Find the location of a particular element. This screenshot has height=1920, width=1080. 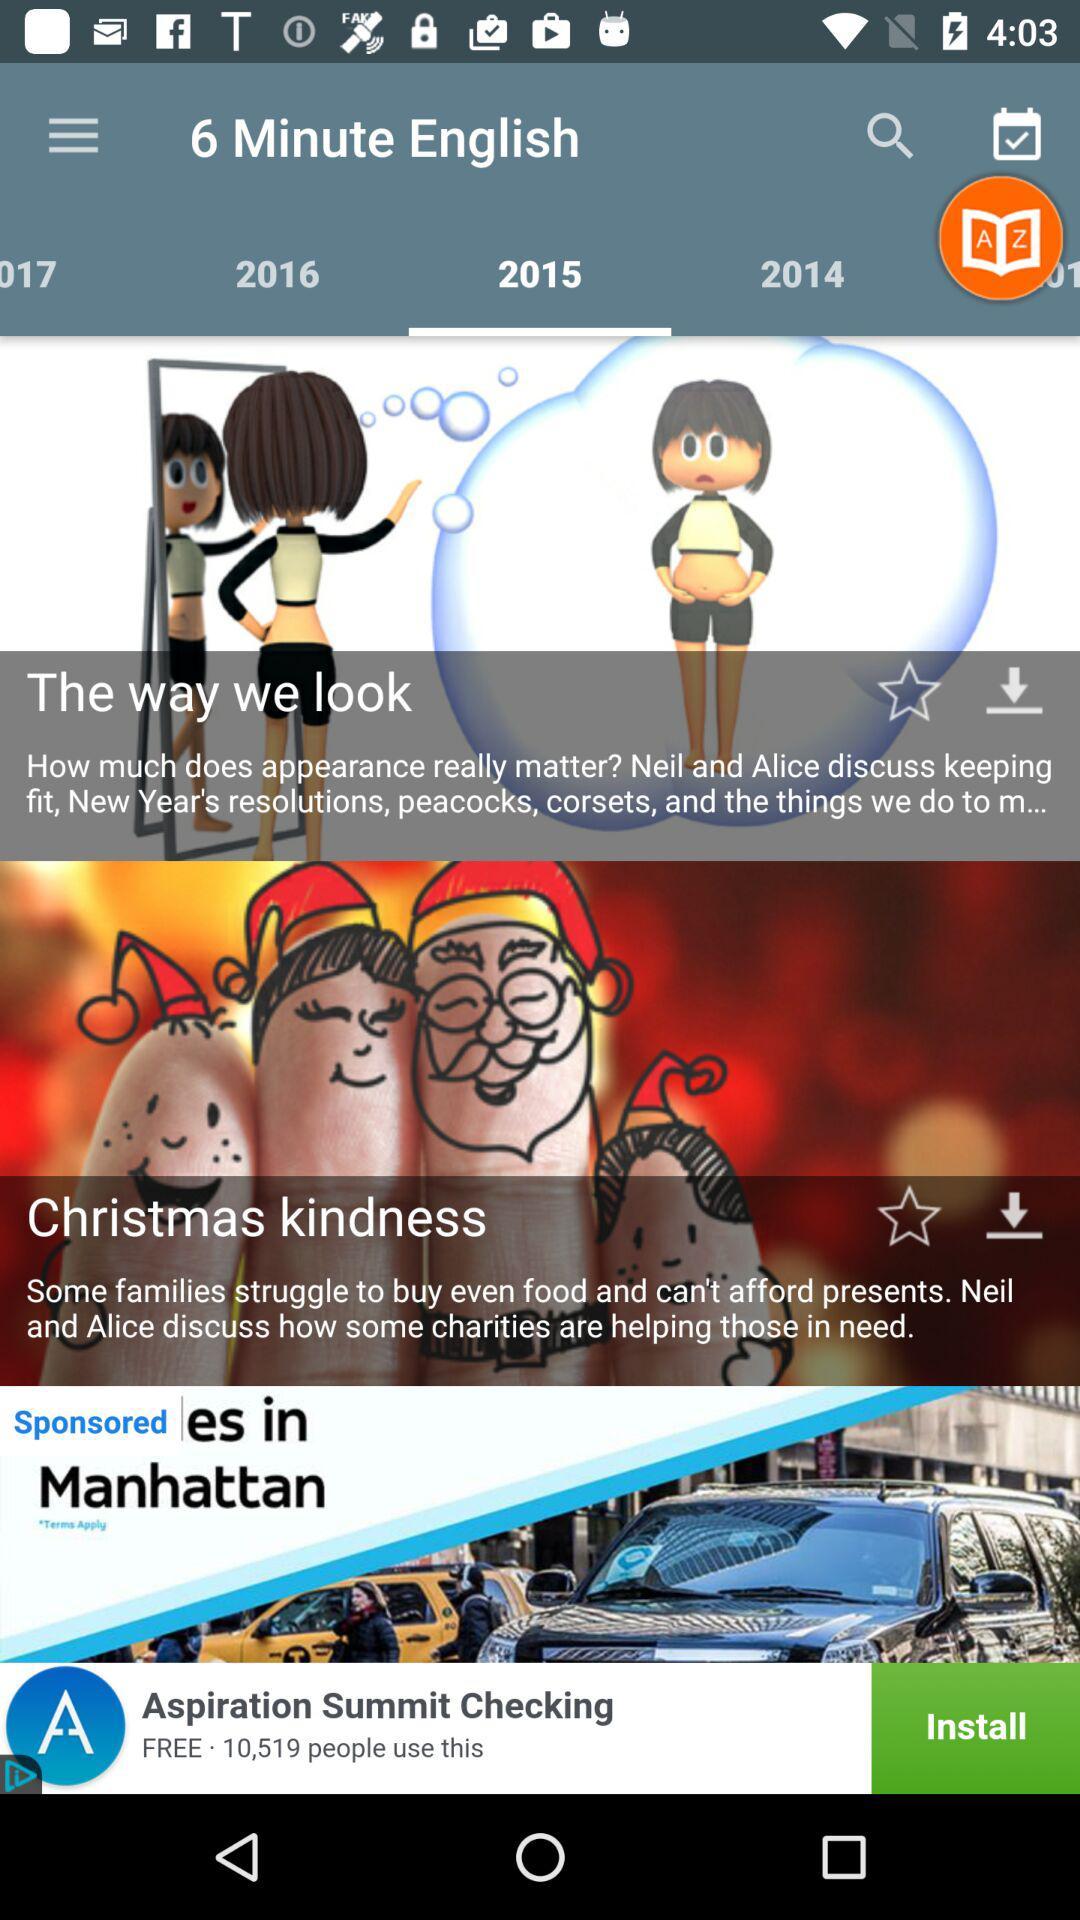

the search option is located at coordinates (890, 136).